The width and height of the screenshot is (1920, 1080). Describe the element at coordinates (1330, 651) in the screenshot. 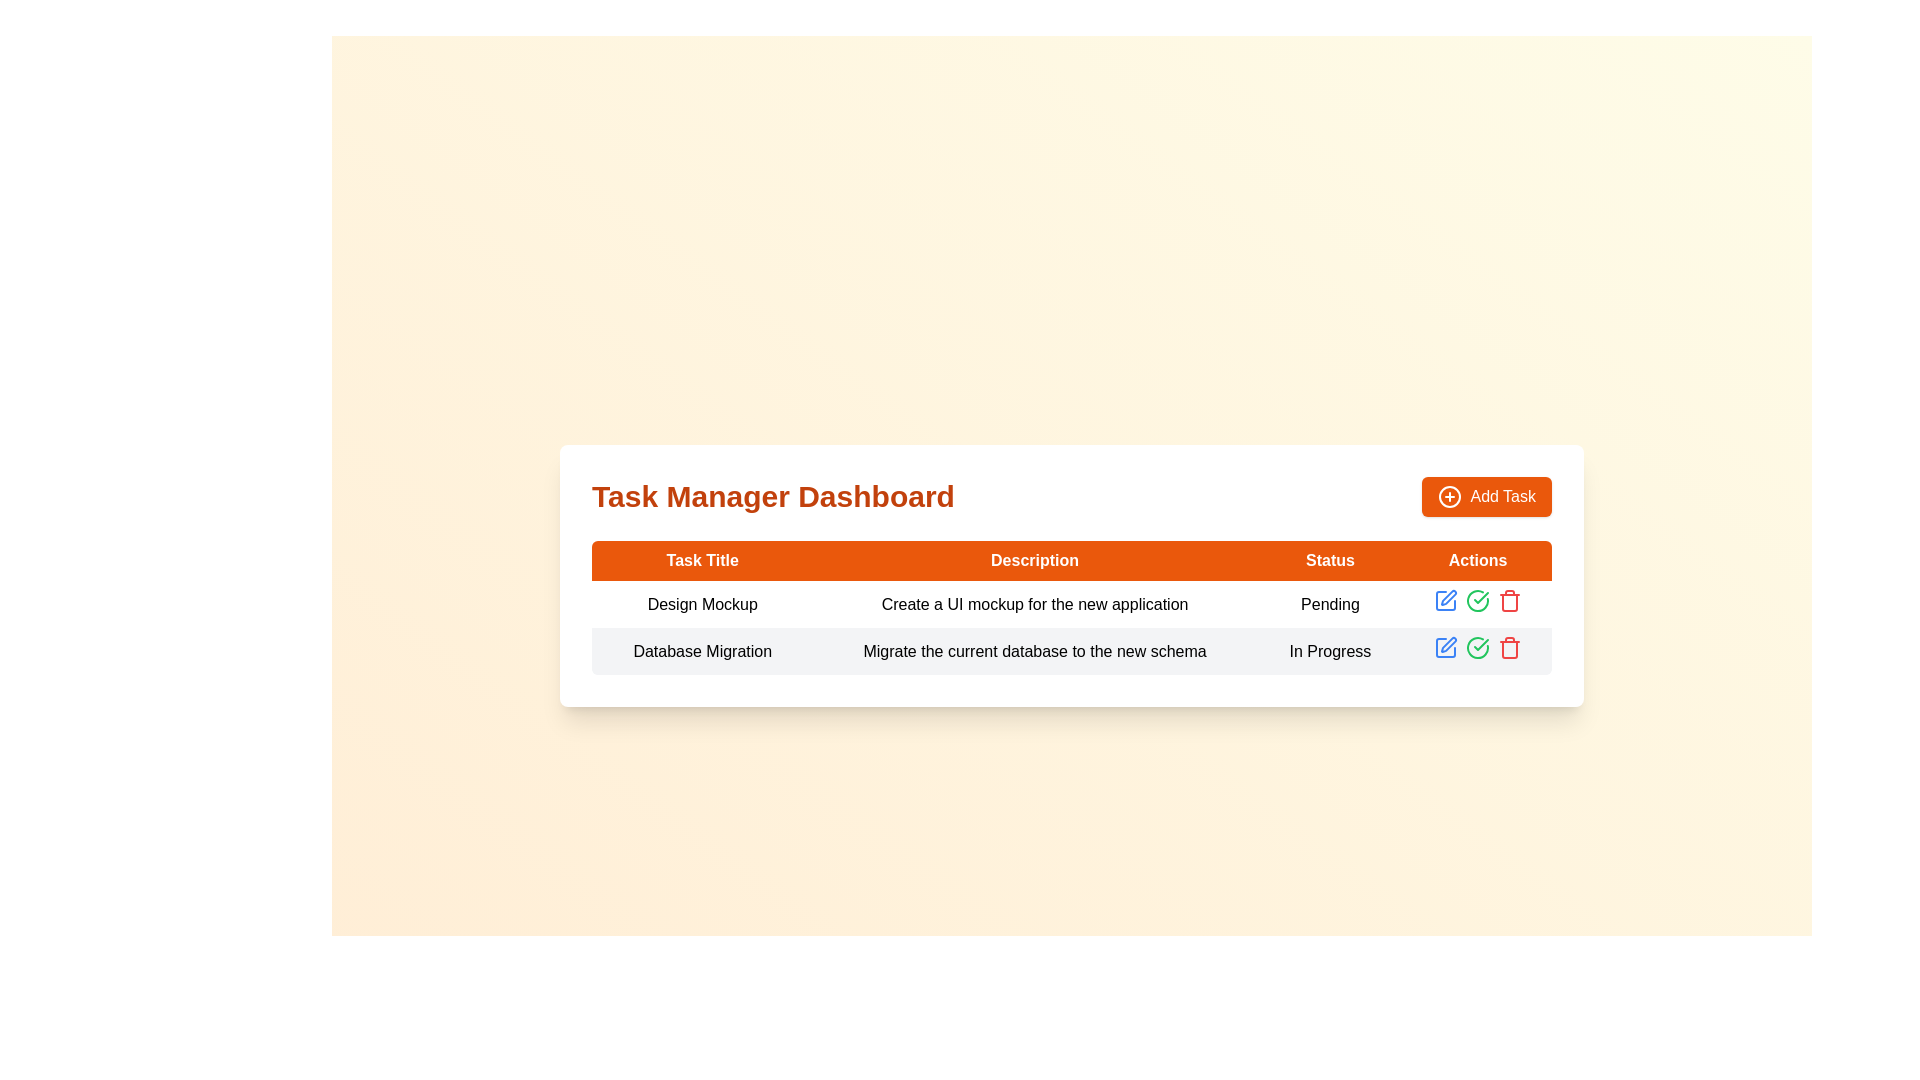

I see `the text label displaying the status 'In Progress' in the 'Status' column of the task table in the Task Manager Dashboard` at that location.